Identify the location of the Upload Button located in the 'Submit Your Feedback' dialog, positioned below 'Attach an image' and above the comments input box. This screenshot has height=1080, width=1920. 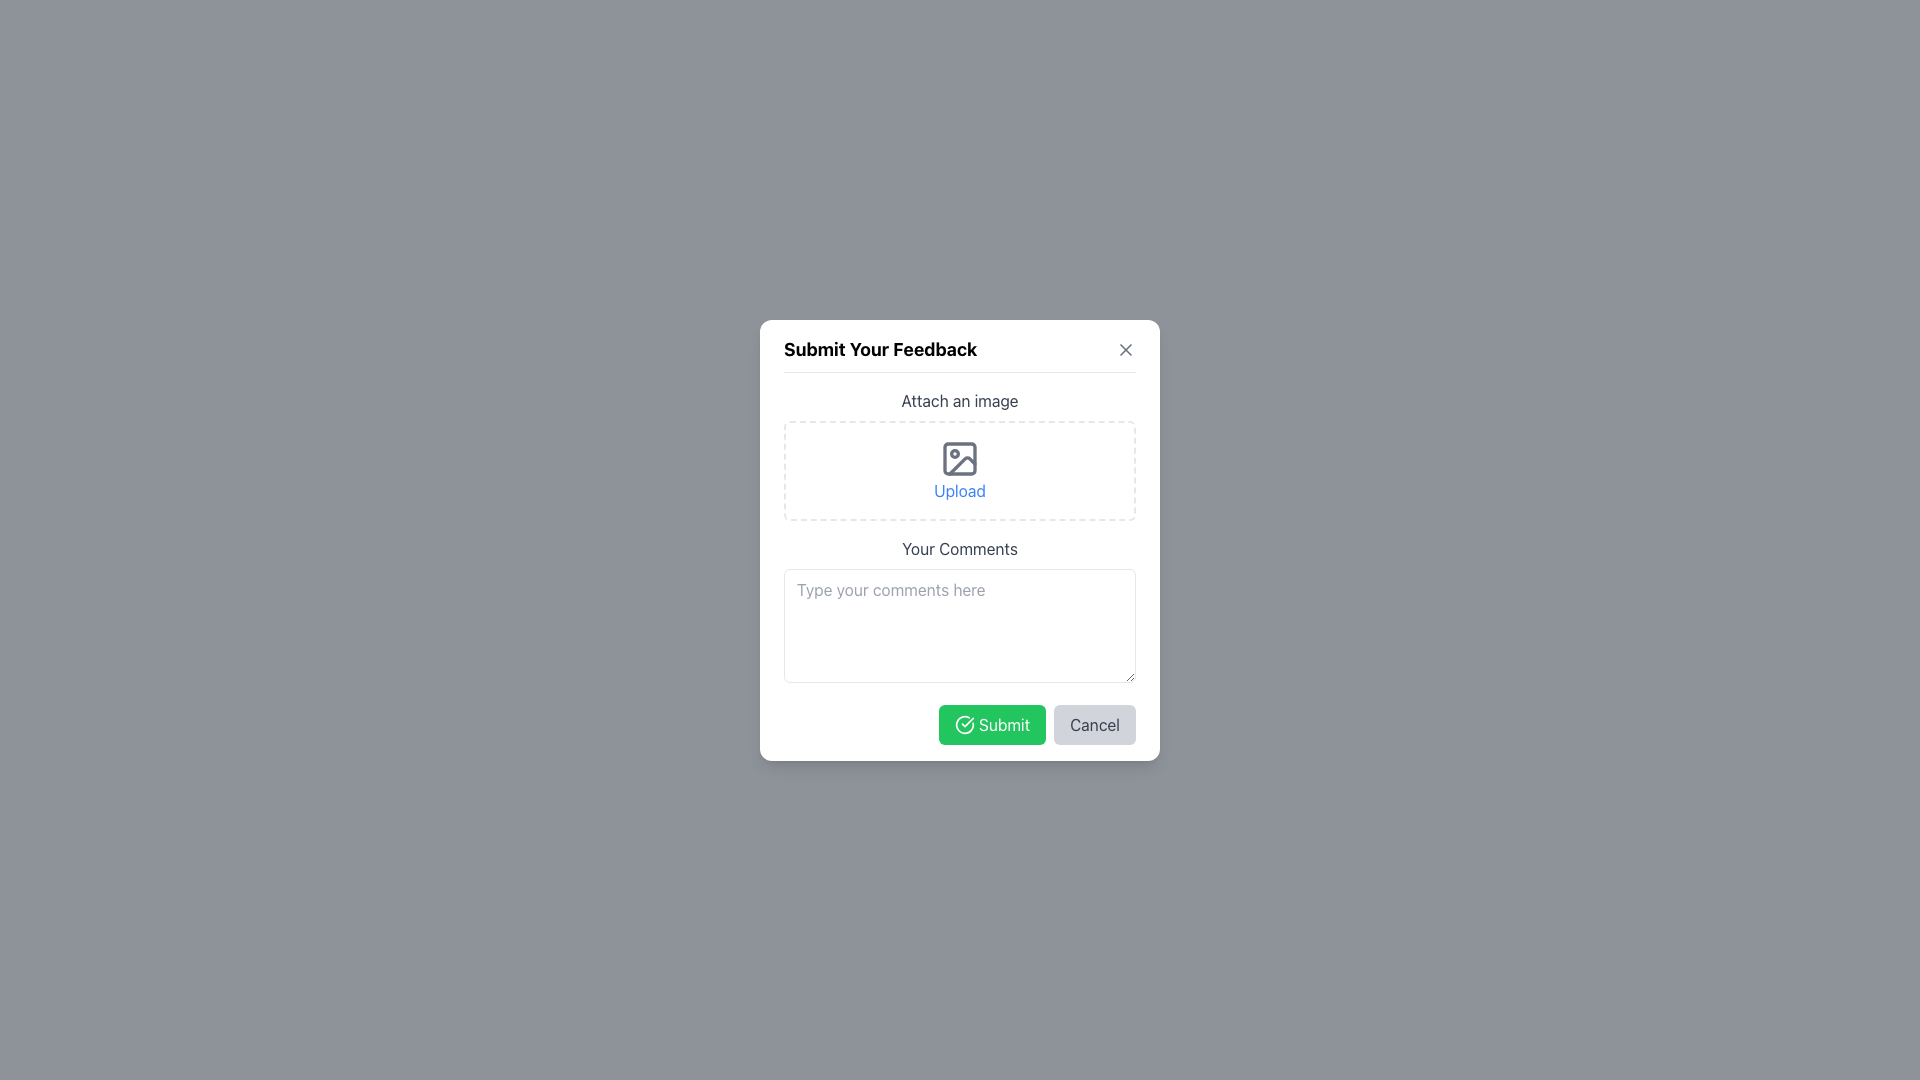
(960, 470).